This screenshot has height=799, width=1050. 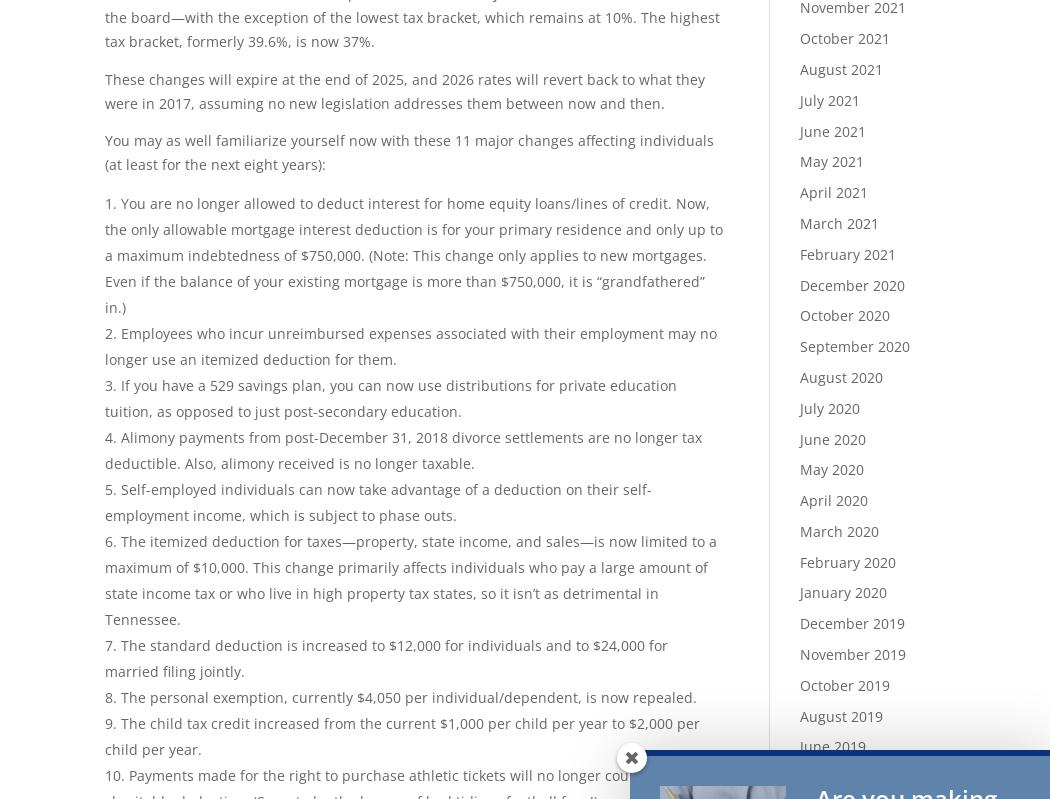 What do you see at coordinates (409, 152) in the screenshot?
I see `'You may as well familiarize yourself now with these 11 major changes affecting individuals (at least for the next eight years):'` at bounding box center [409, 152].